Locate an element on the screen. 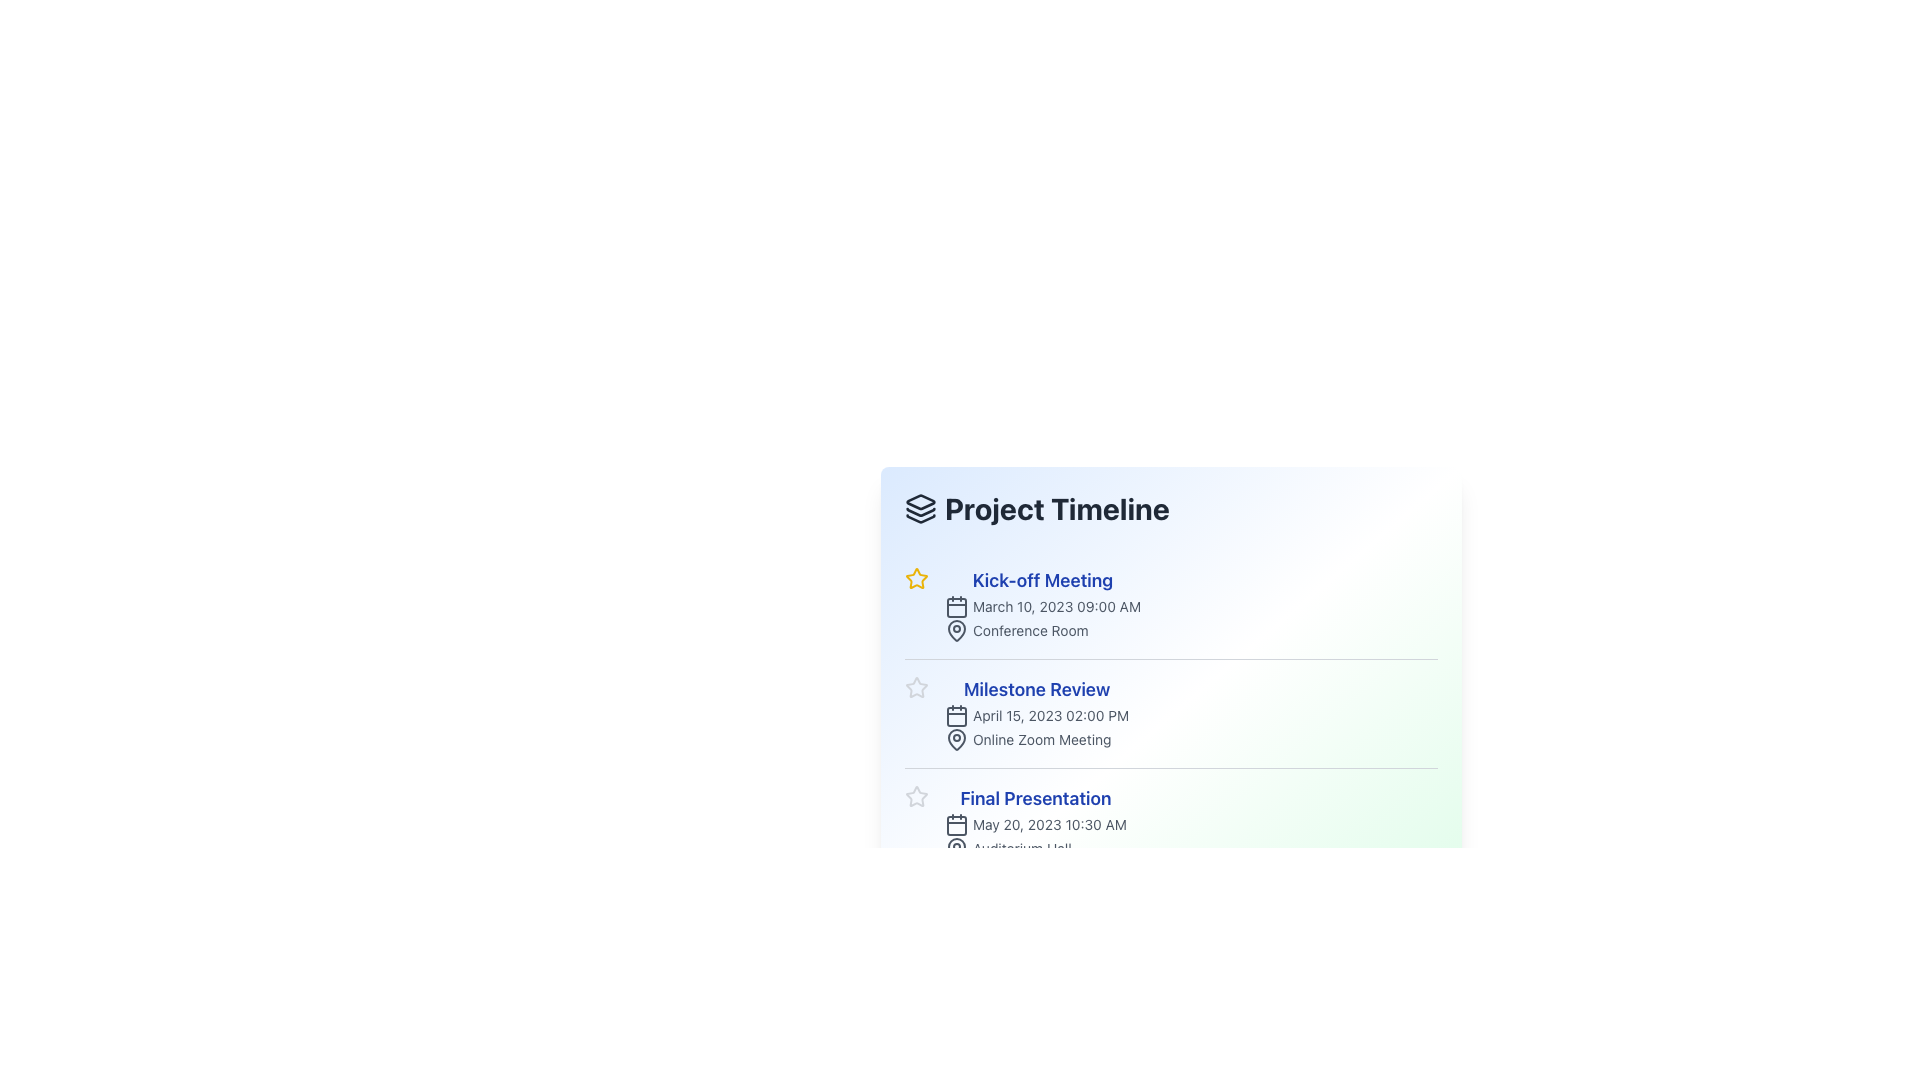  the informational text element indicating that the meeting will take place online via Zoom, located in the 'Milestone Review' section, specifically as the third line of text below the date and time information is located at coordinates (1036, 740).